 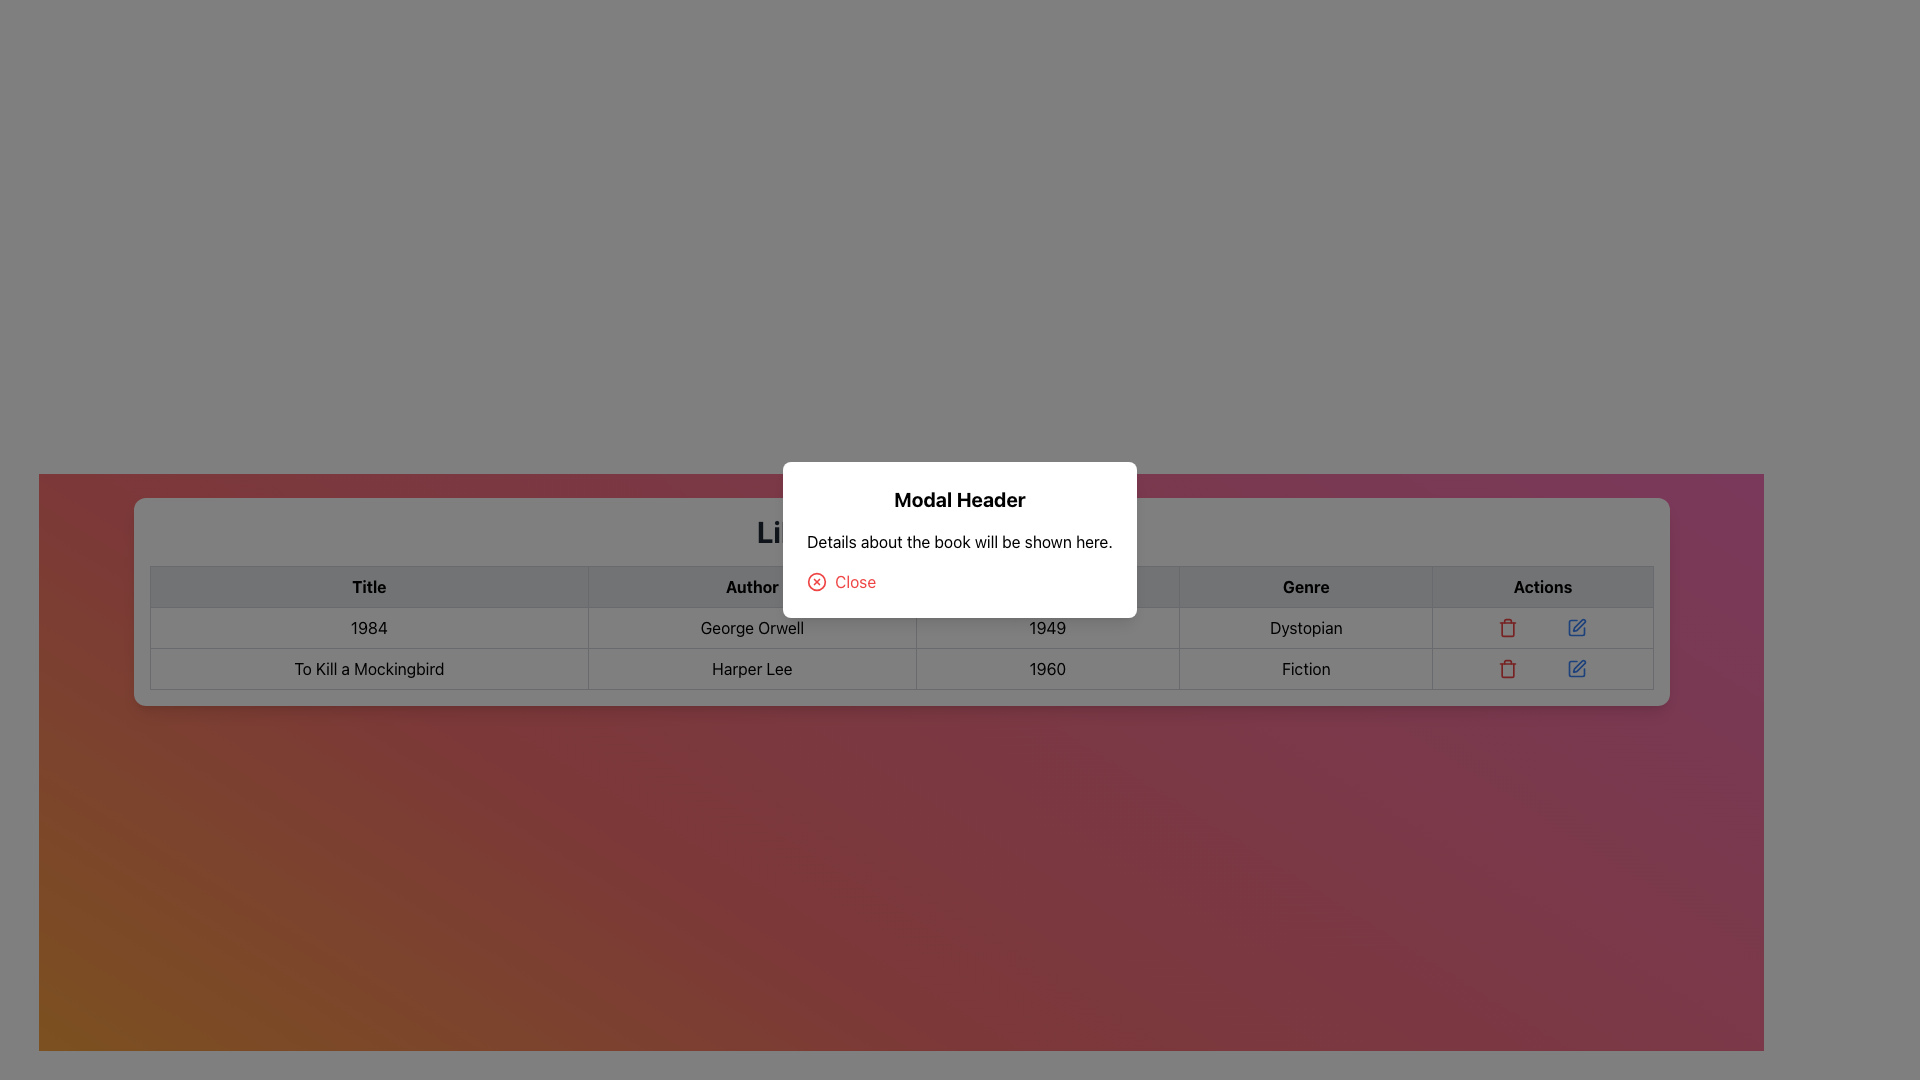 I want to click on the pen icon button in the 'Actions' column of the second row in the table, so click(x=1578, y=624).